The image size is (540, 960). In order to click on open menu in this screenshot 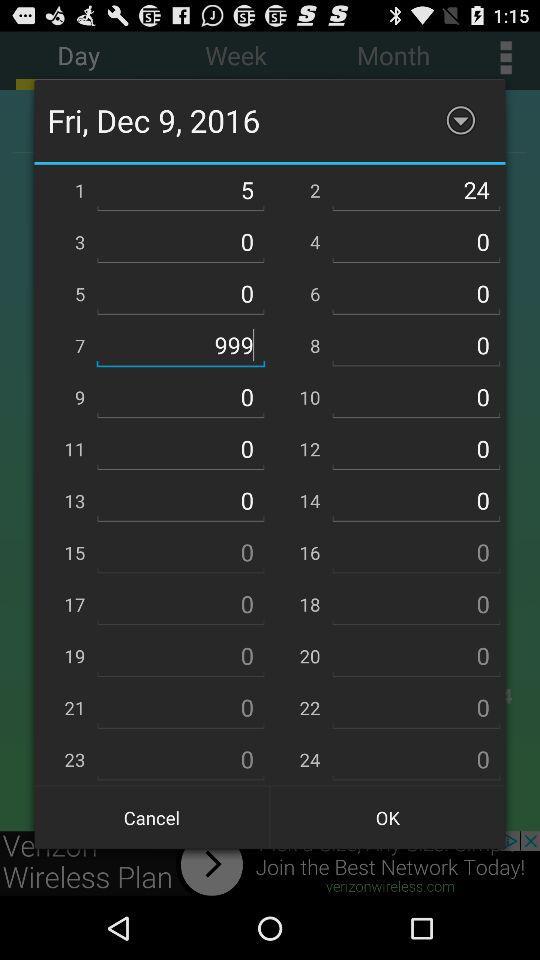, I will do `click(460, 120)`.